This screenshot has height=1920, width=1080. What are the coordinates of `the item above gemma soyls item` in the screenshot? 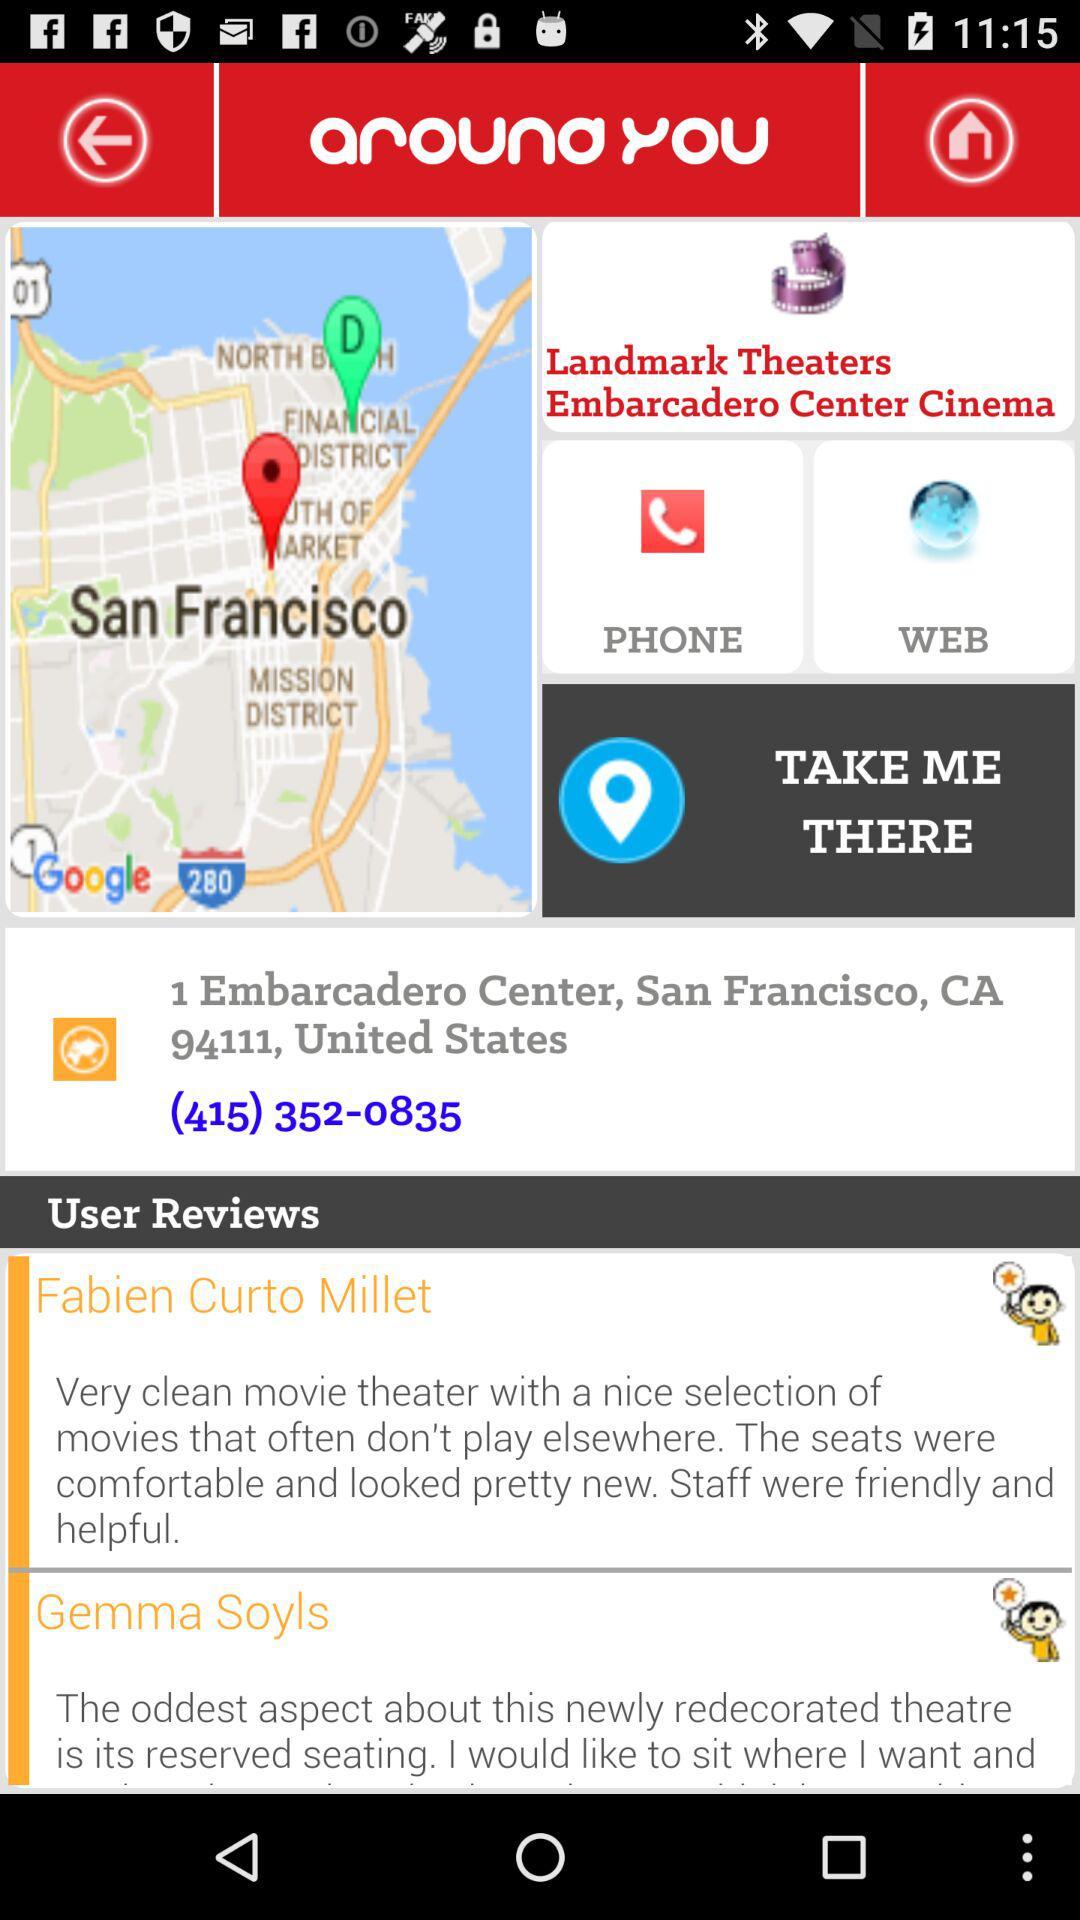 It's located at (563, 1459).